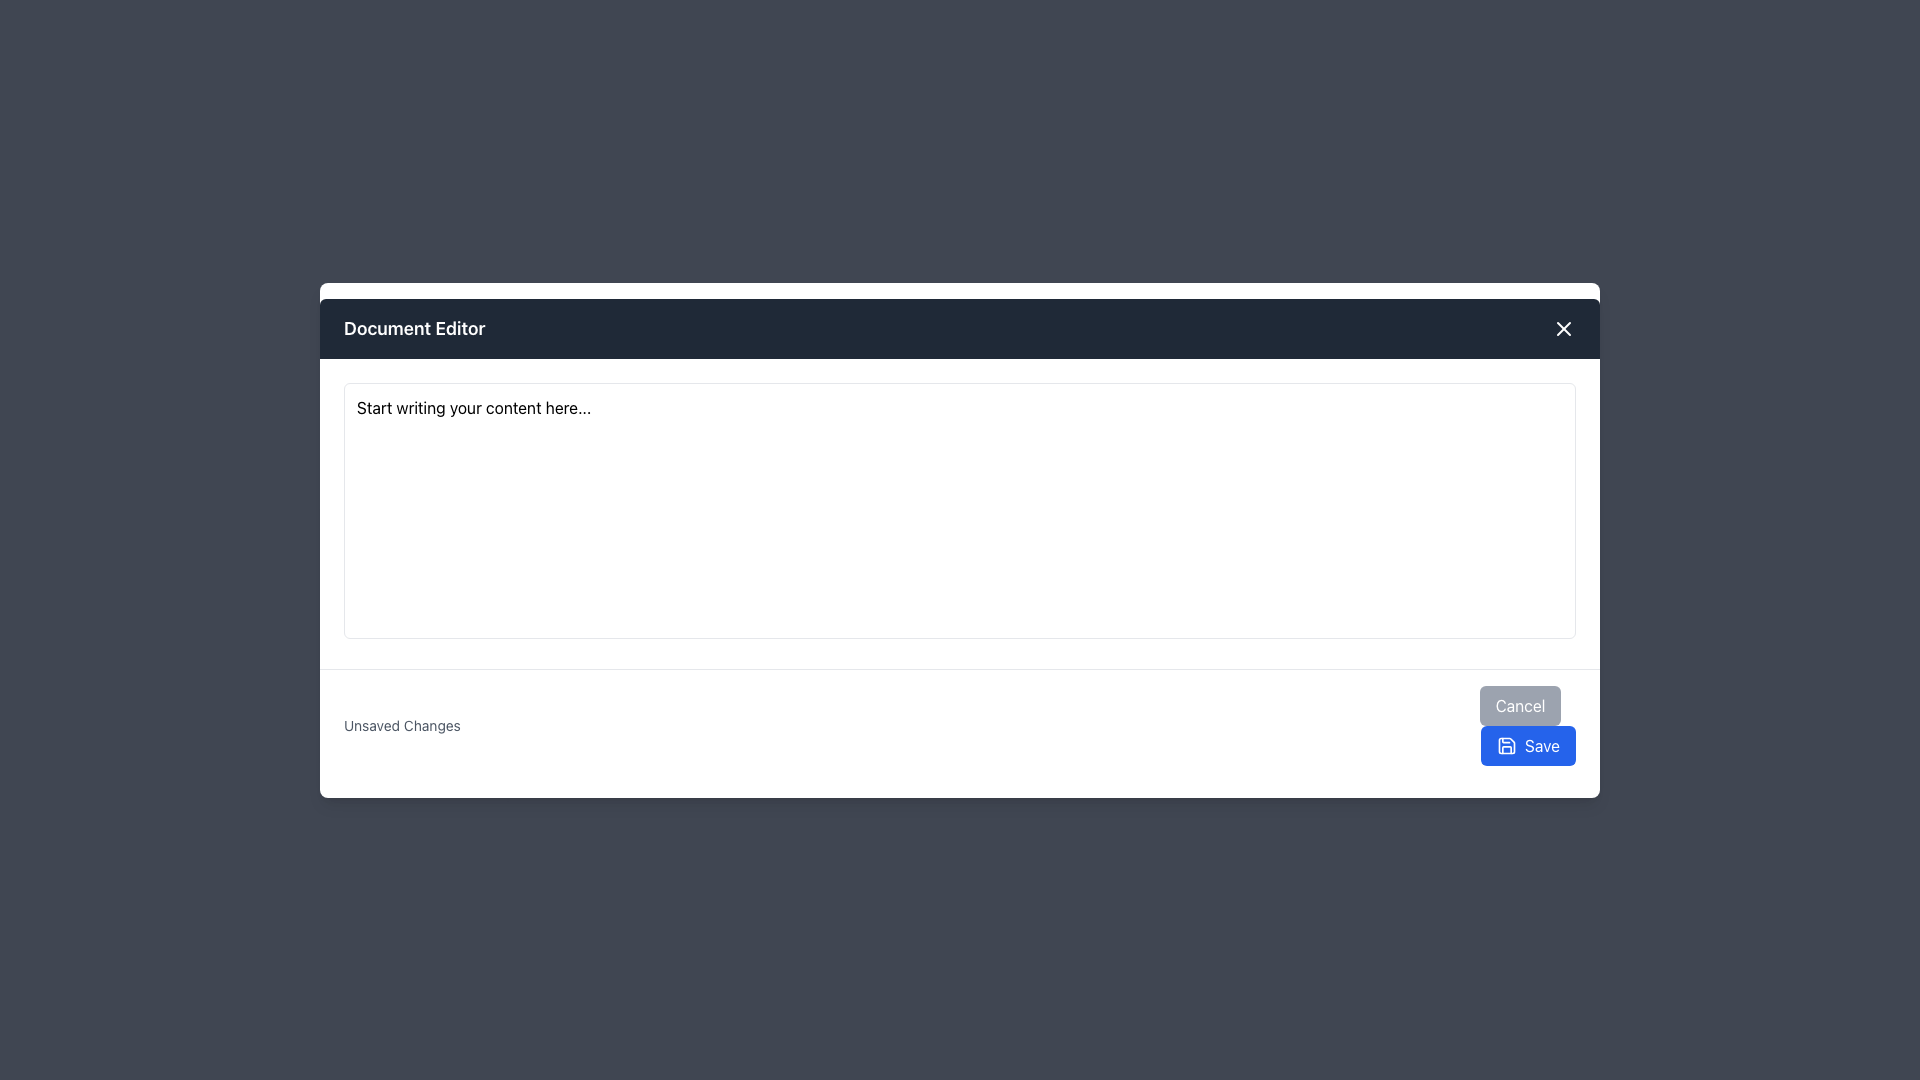  What do you see at coordinates (401, 725) in the screenshot?
I see `the text label displaying 'Unsaved Changes' located in the bottom panel of the modal interface, positioned to the left of the 'Cancel' and 'Save' buttons` at bounding box center [401, 725].